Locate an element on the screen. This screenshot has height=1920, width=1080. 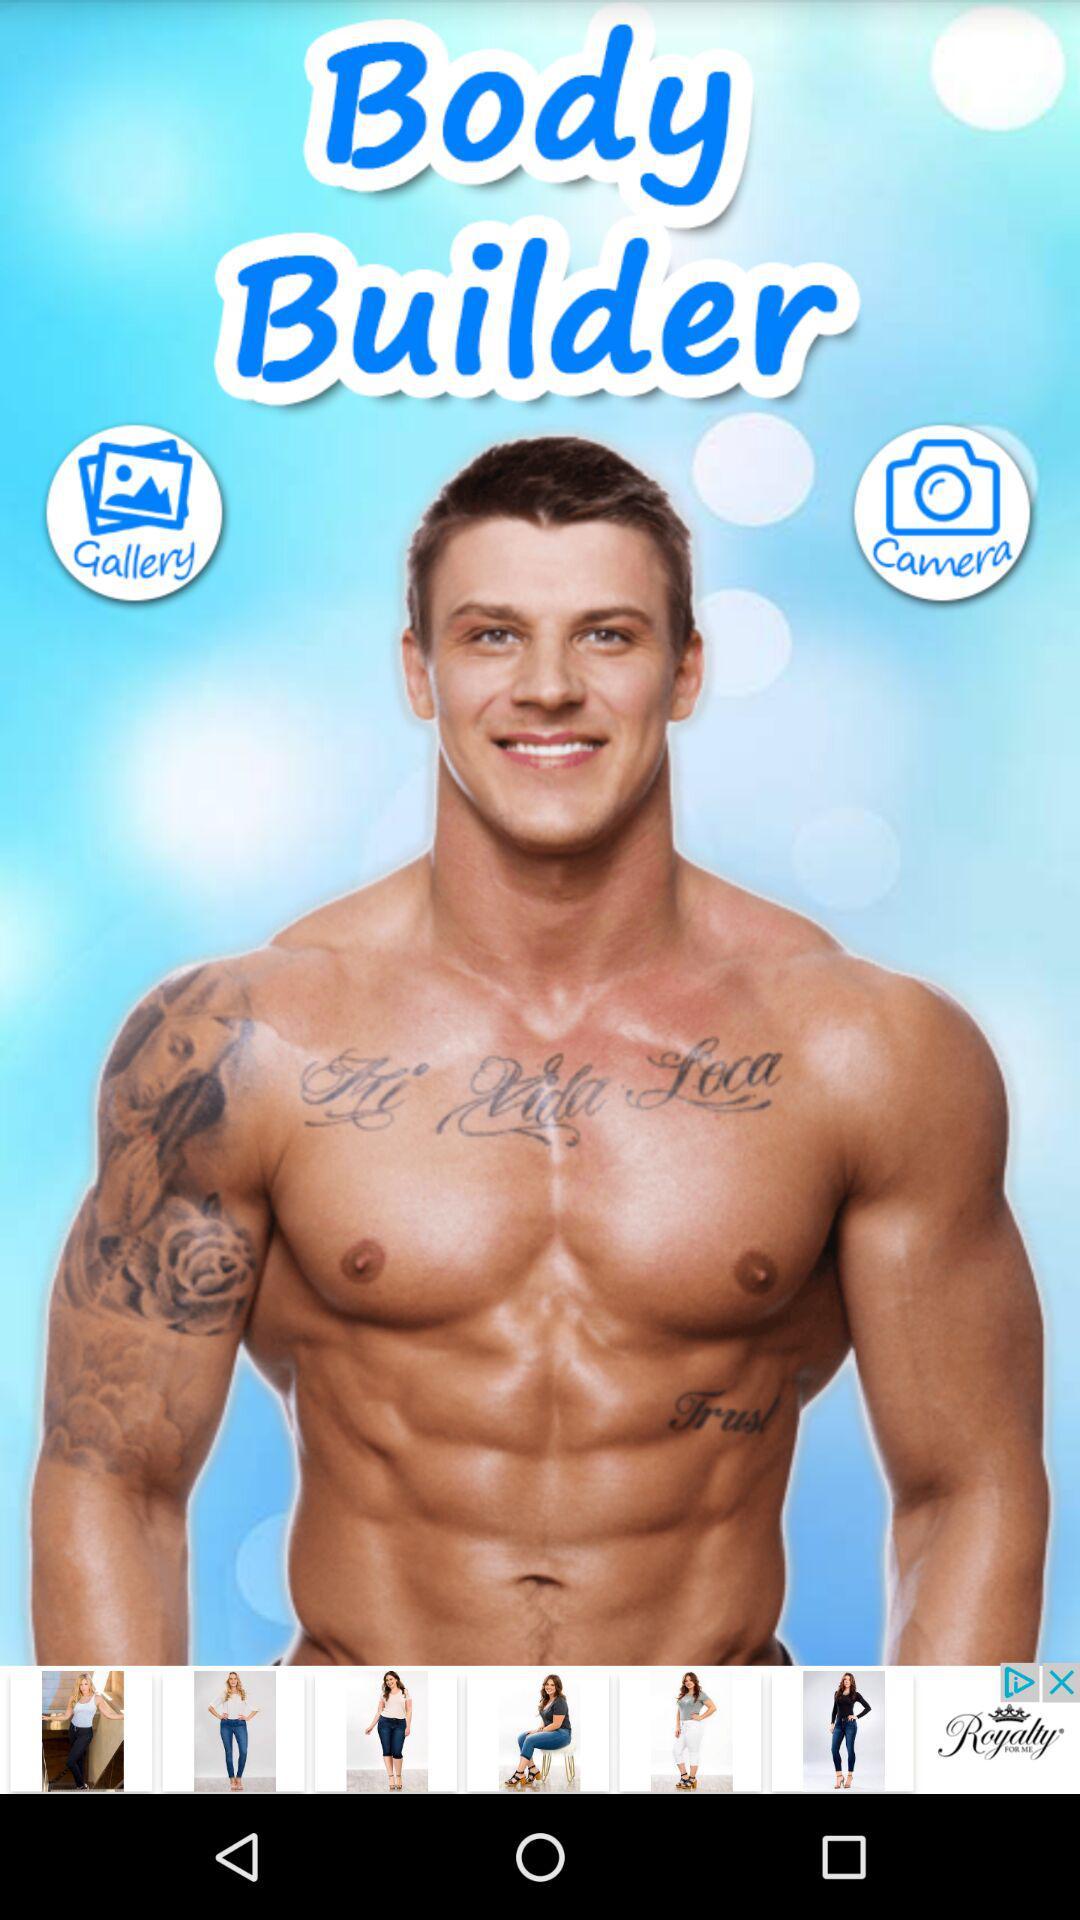
gallery photos is located at coordinates (116, 516).